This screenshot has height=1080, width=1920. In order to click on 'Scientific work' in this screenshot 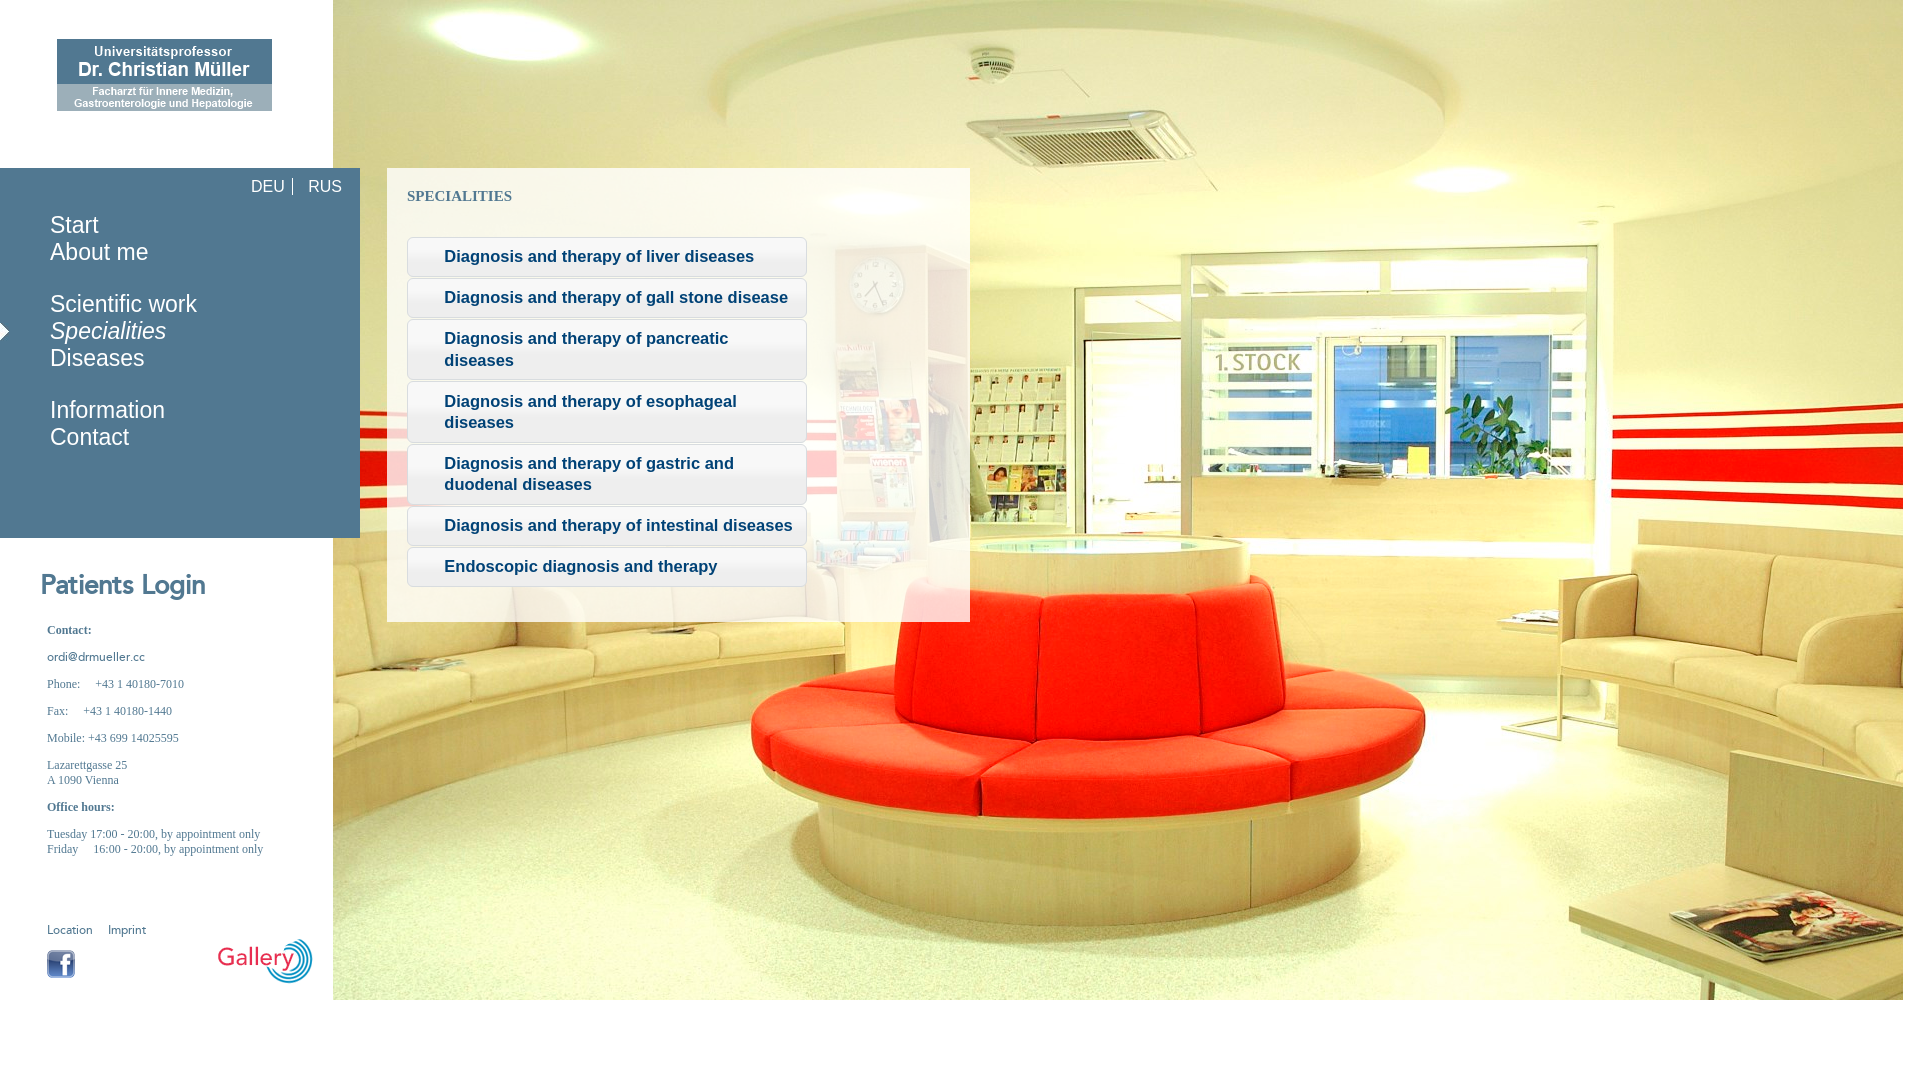, I will do `click(122, 304)`.